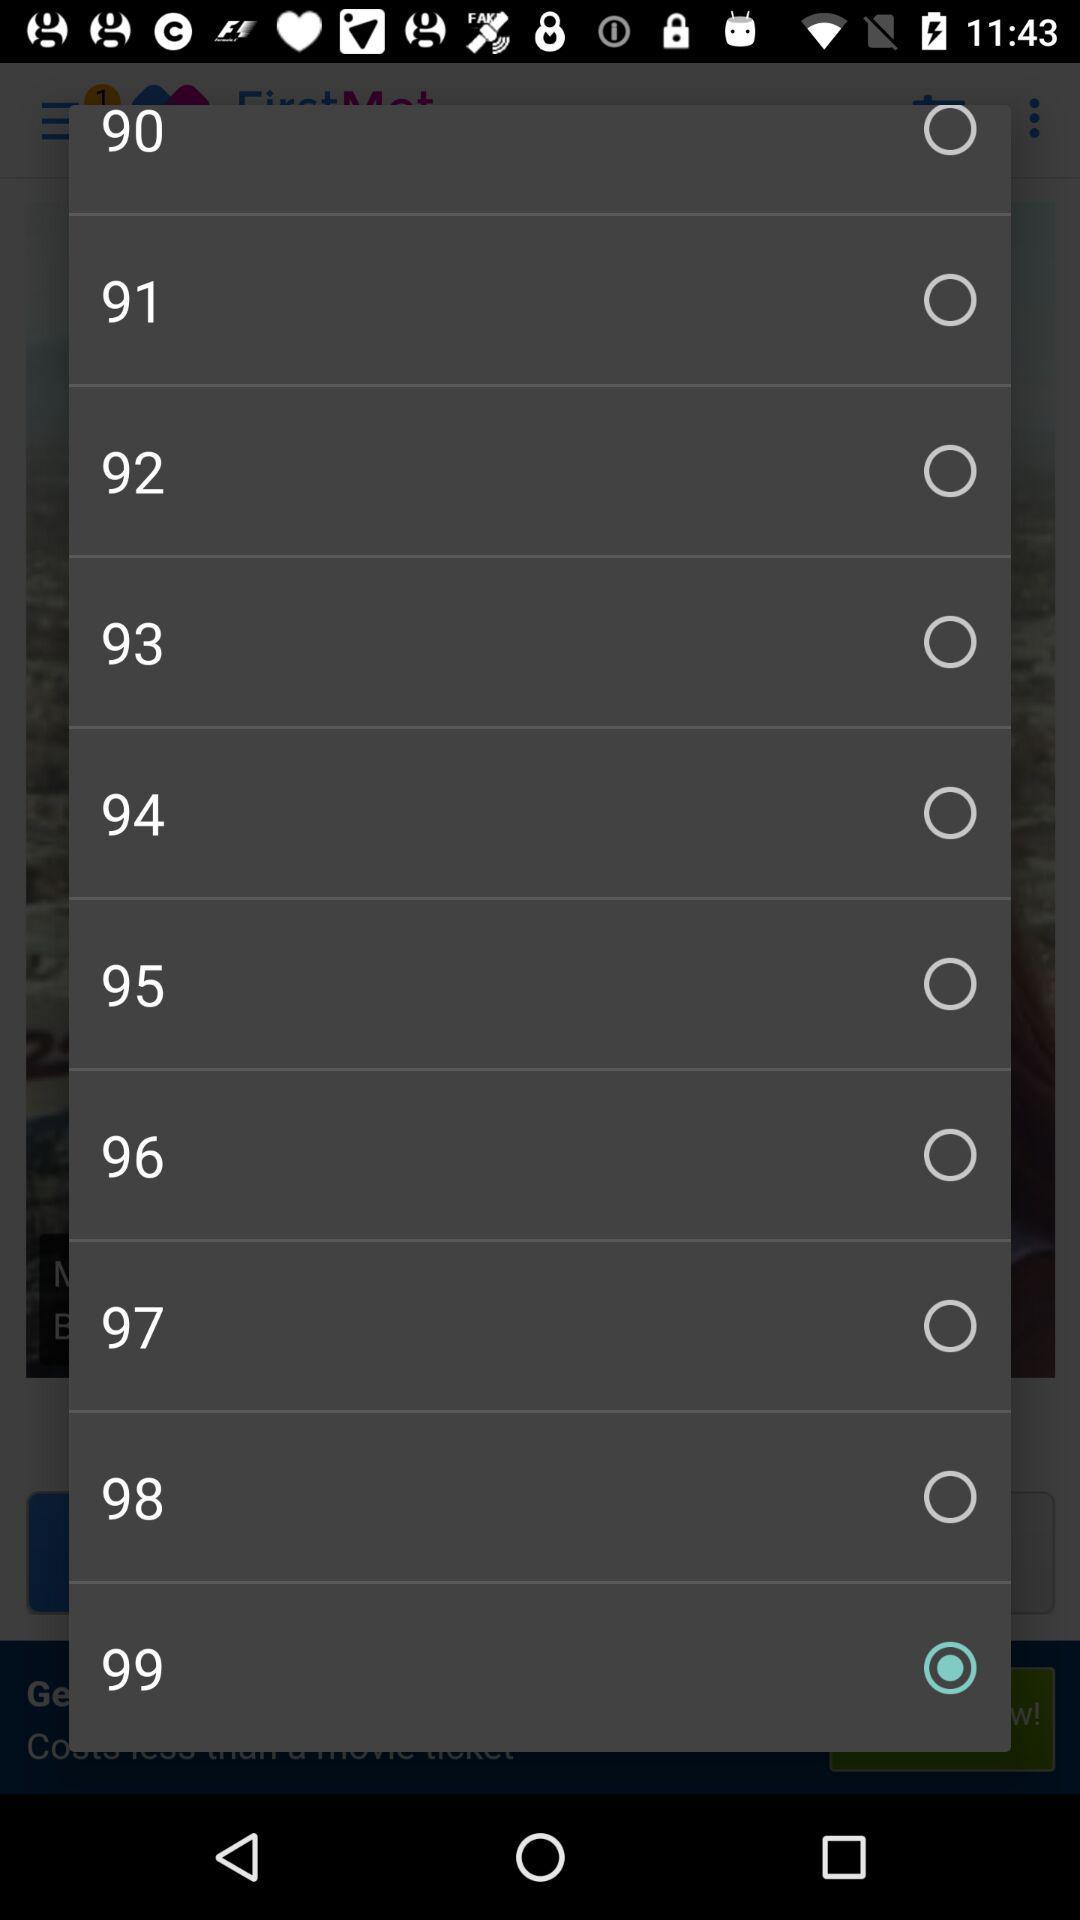 Image resolution: width=1080 pixels, height=1920 pixels. What do you see at coordinates (540, 157) in the screenshot?
I see `the item above 91 checkbox` at bounding box center [540, 157].